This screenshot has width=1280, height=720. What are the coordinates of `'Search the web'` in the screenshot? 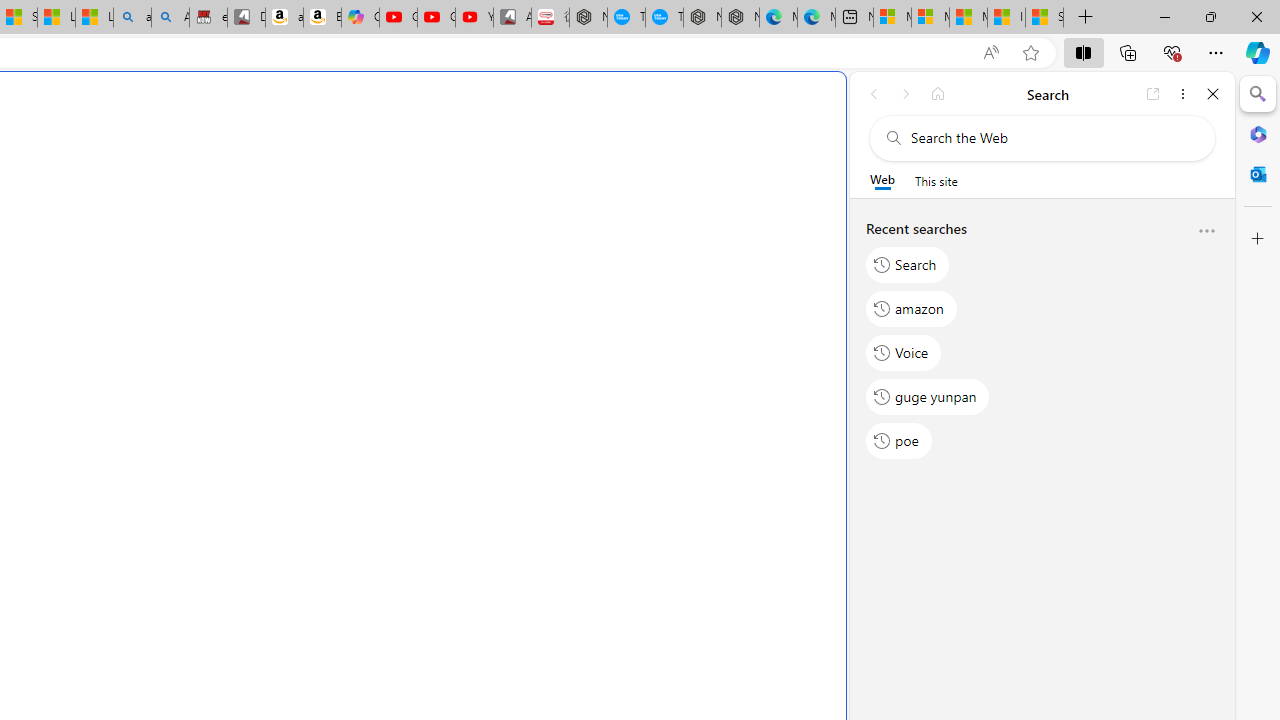 It's located at (1051, 137).